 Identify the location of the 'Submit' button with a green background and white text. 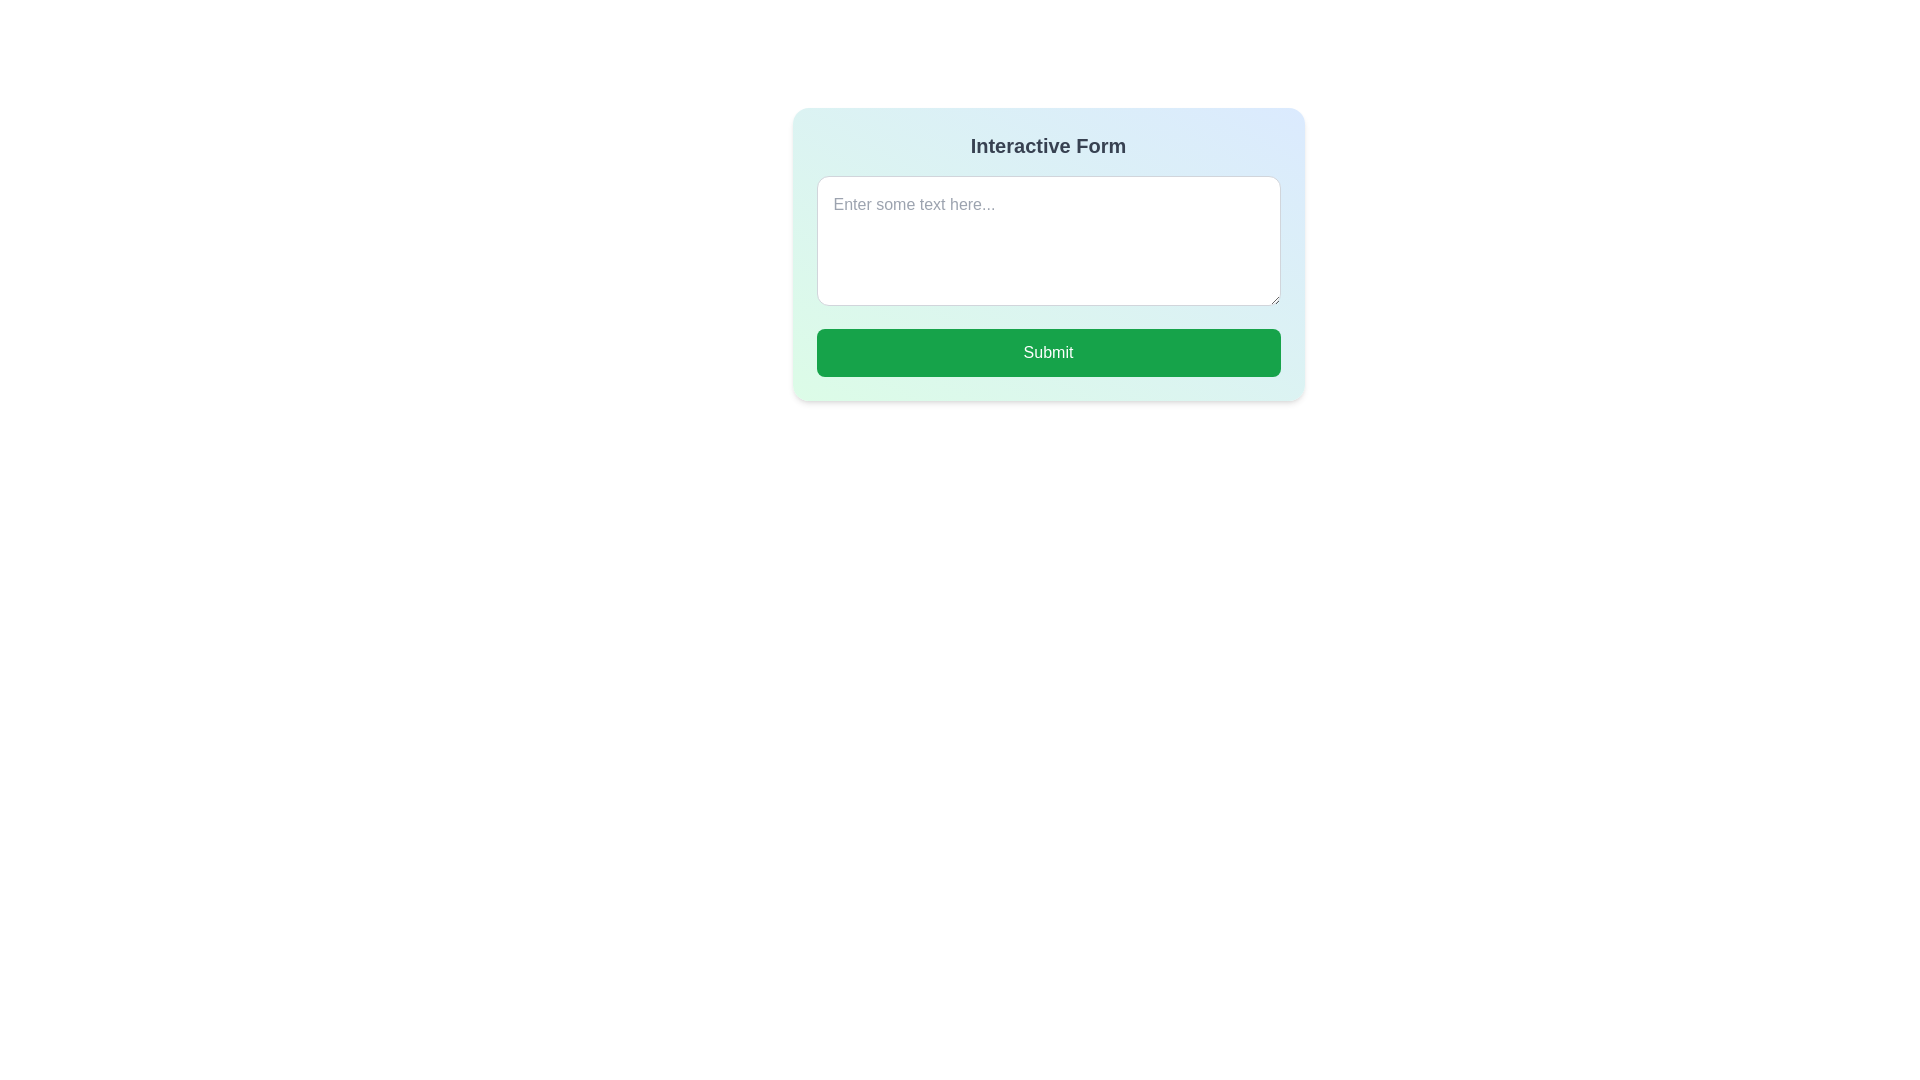
(1047, 352).